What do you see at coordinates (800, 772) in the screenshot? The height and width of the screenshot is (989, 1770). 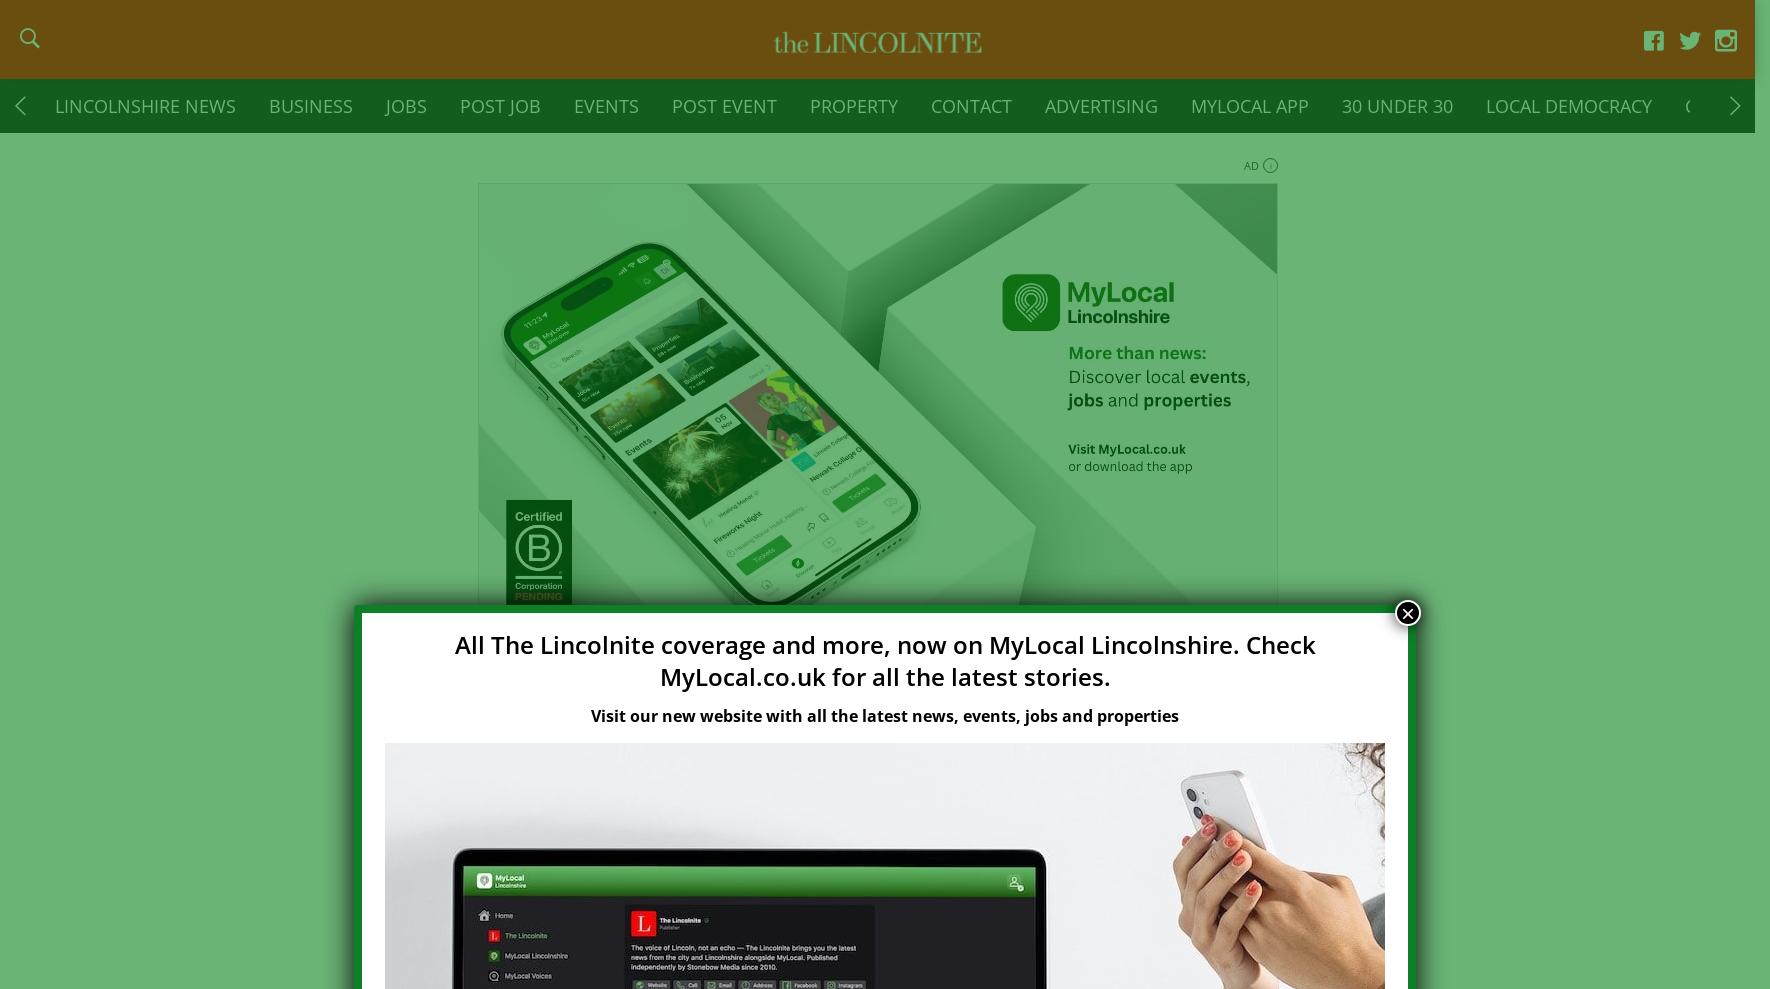 I see `'This story is over 114 months old'` at bounding box center [800, 772].